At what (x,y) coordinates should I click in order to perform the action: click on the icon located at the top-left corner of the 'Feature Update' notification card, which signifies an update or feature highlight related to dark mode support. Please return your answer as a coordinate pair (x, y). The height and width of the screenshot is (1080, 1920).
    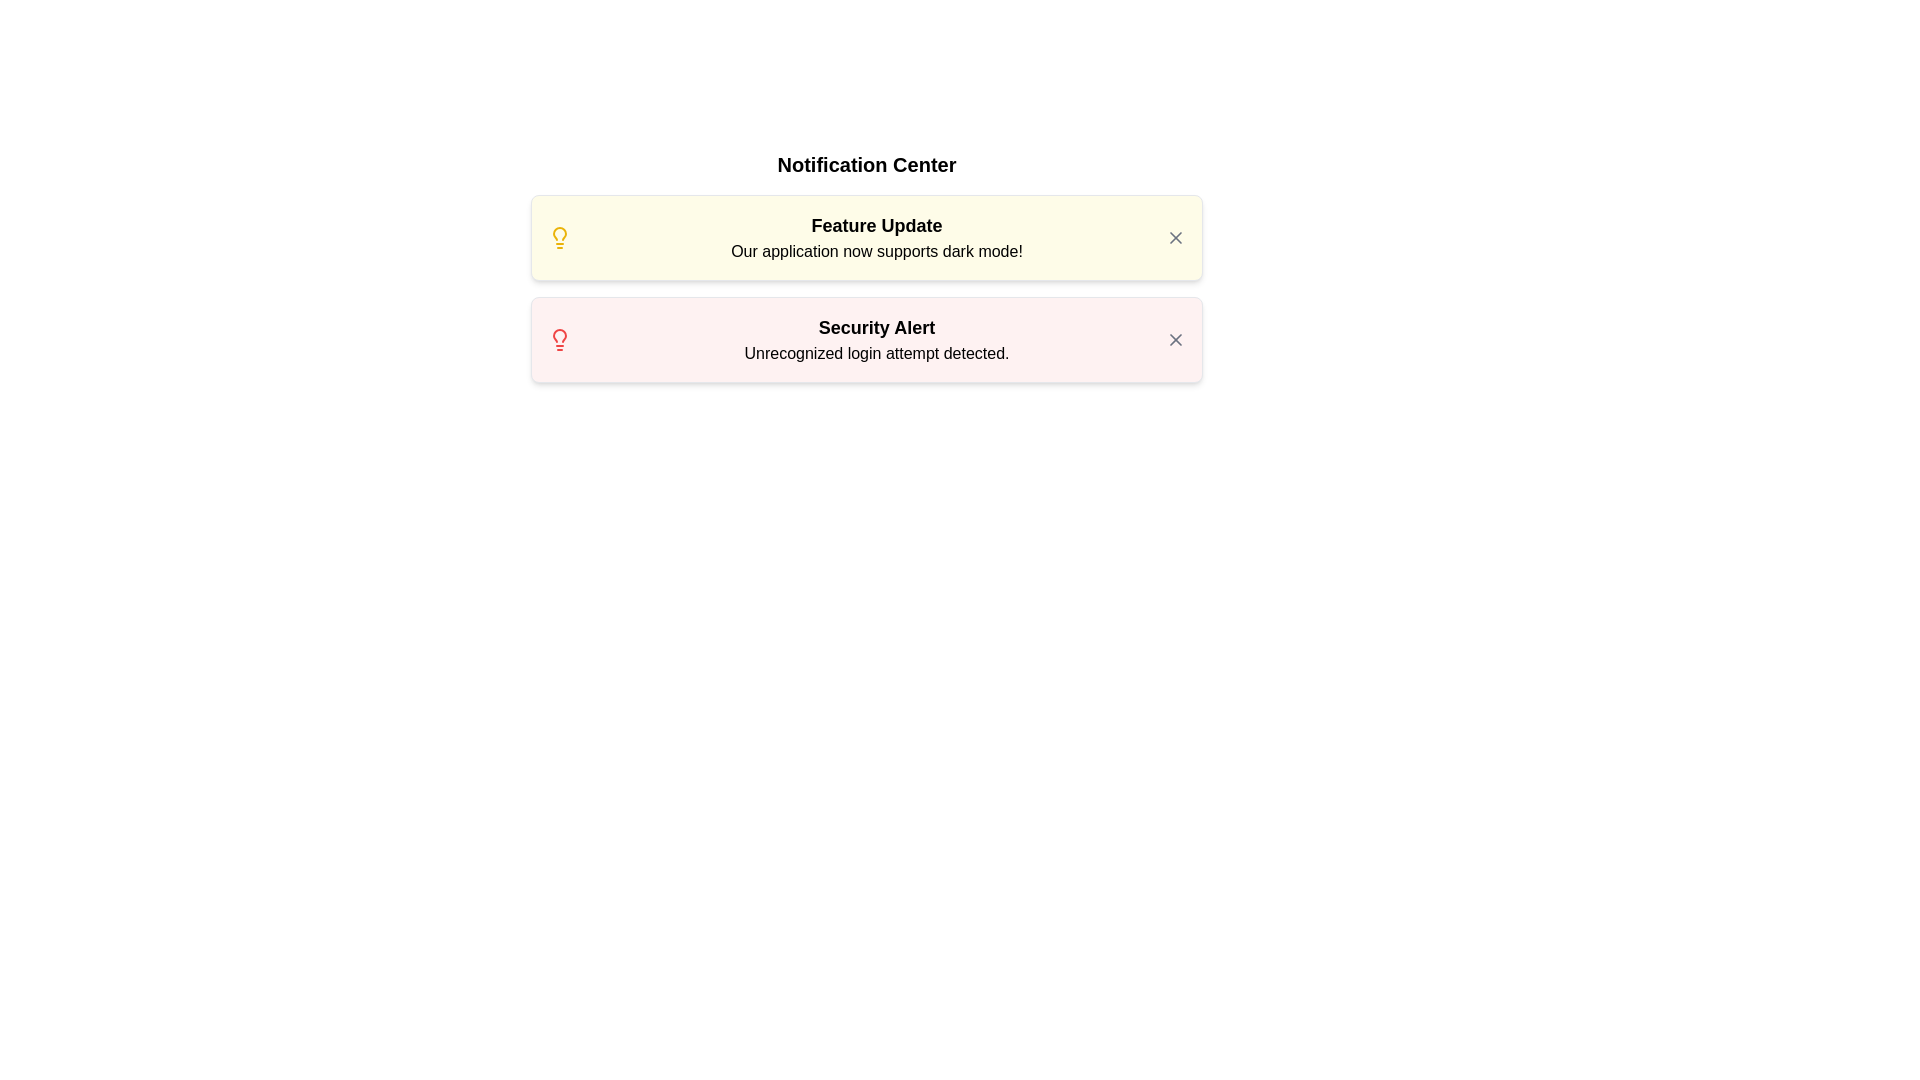
    Looking at the image, I should click on (560, 237).